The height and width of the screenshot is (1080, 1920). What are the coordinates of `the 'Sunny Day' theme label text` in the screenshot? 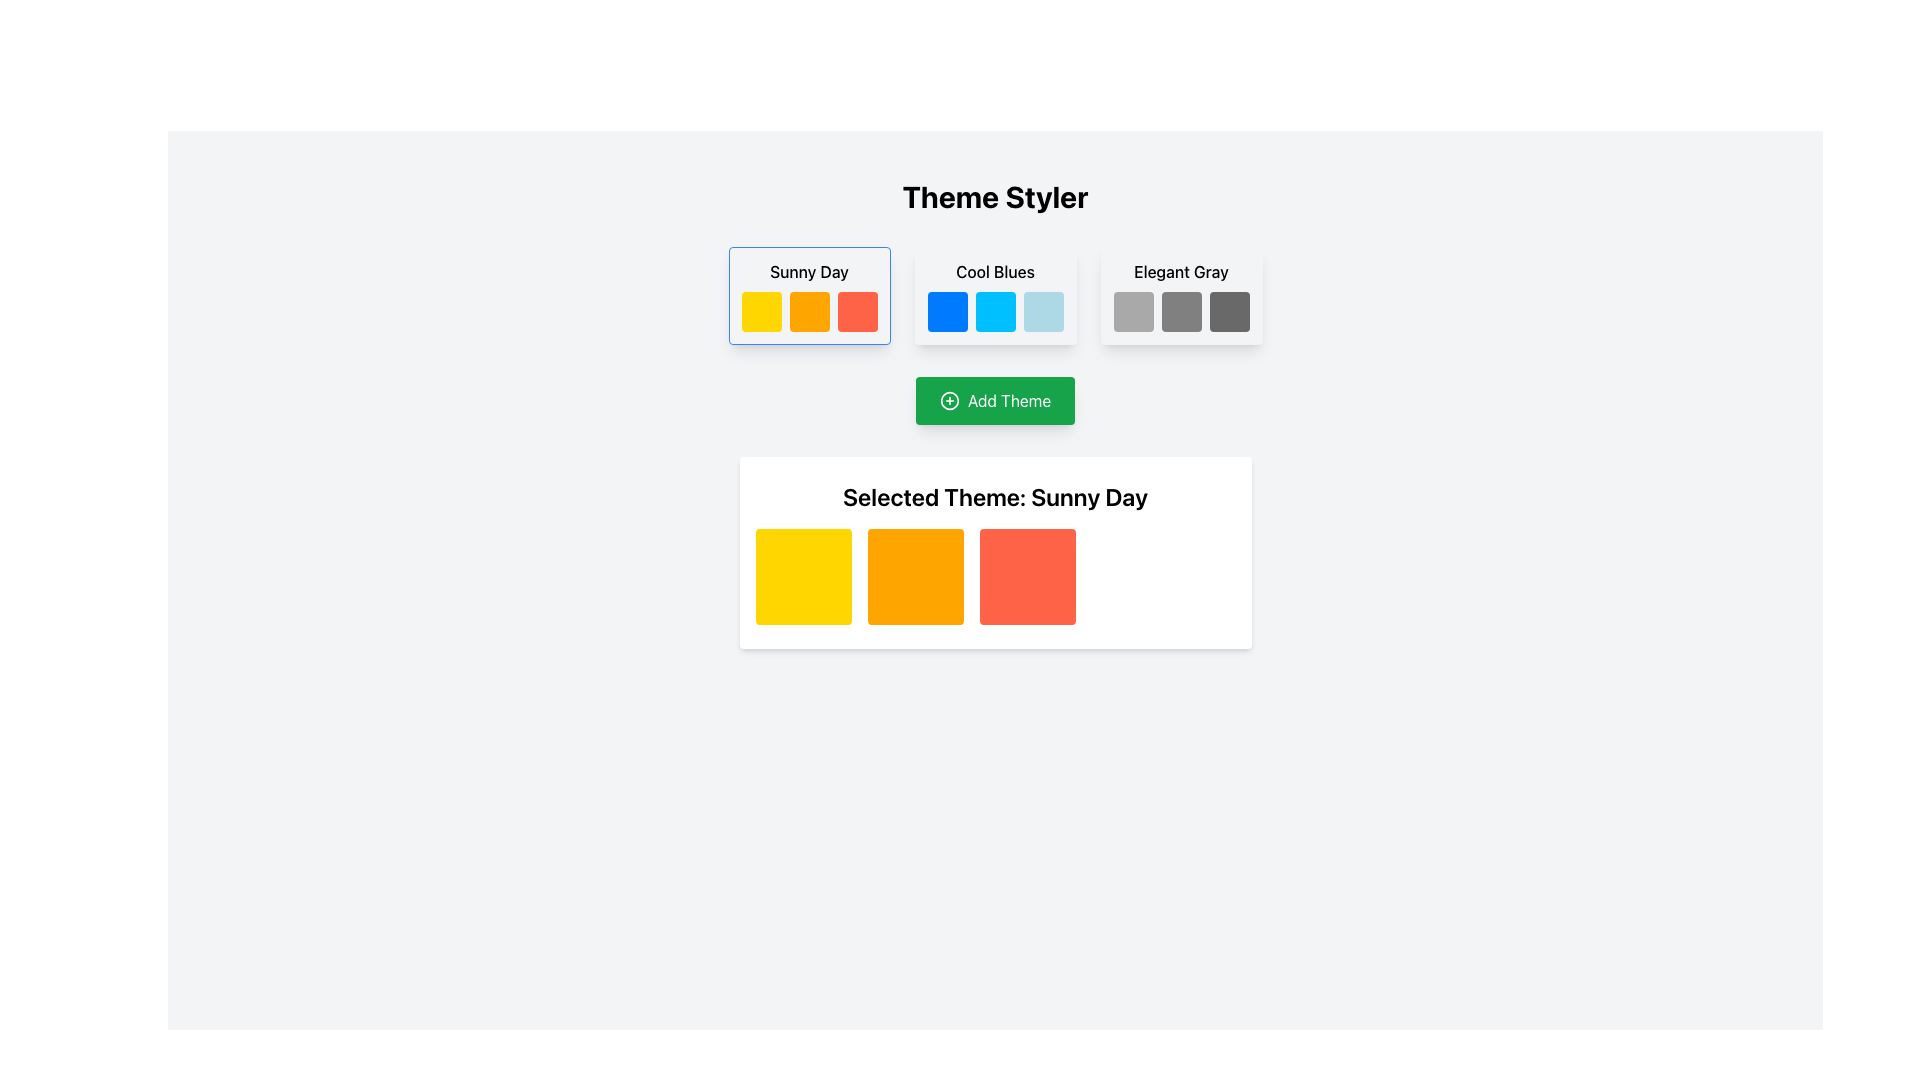 It's located at (809, 272).